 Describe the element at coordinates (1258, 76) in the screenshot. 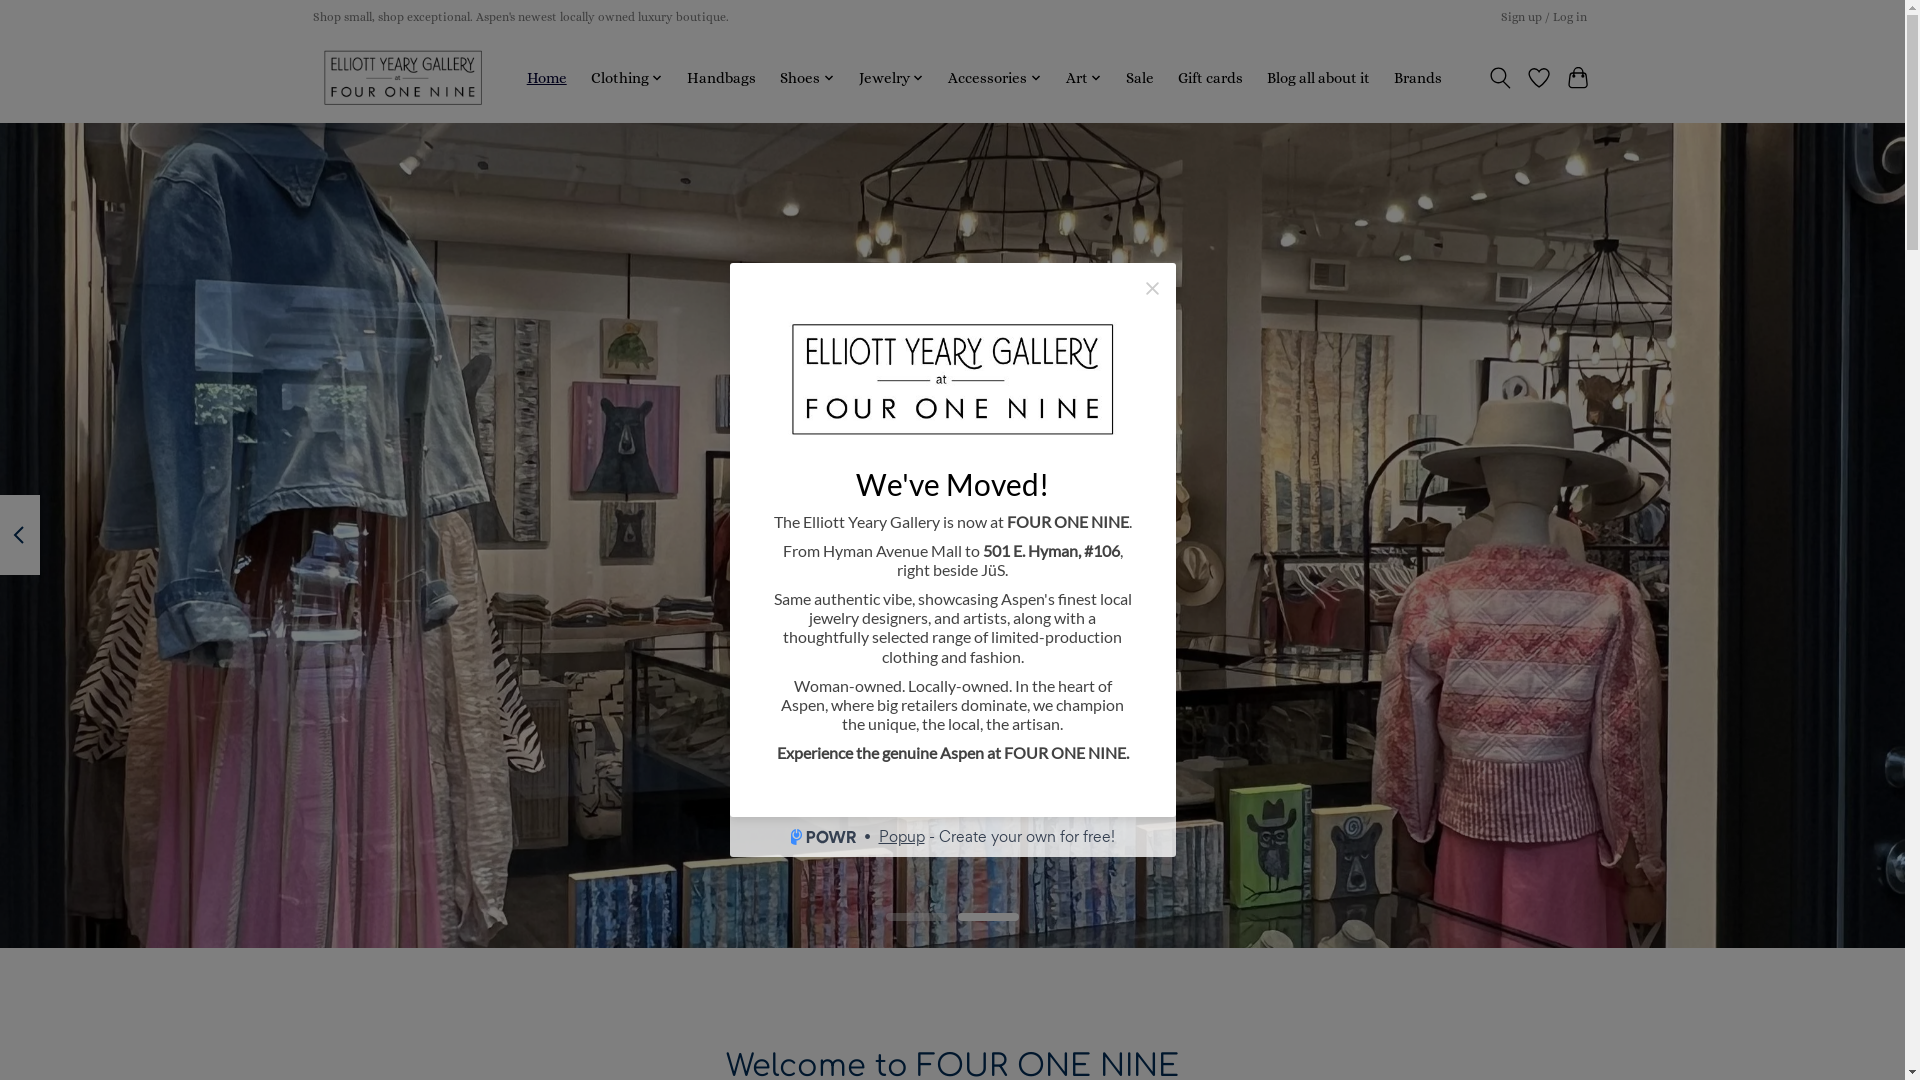

I see `'Blog all about it'` at that location.